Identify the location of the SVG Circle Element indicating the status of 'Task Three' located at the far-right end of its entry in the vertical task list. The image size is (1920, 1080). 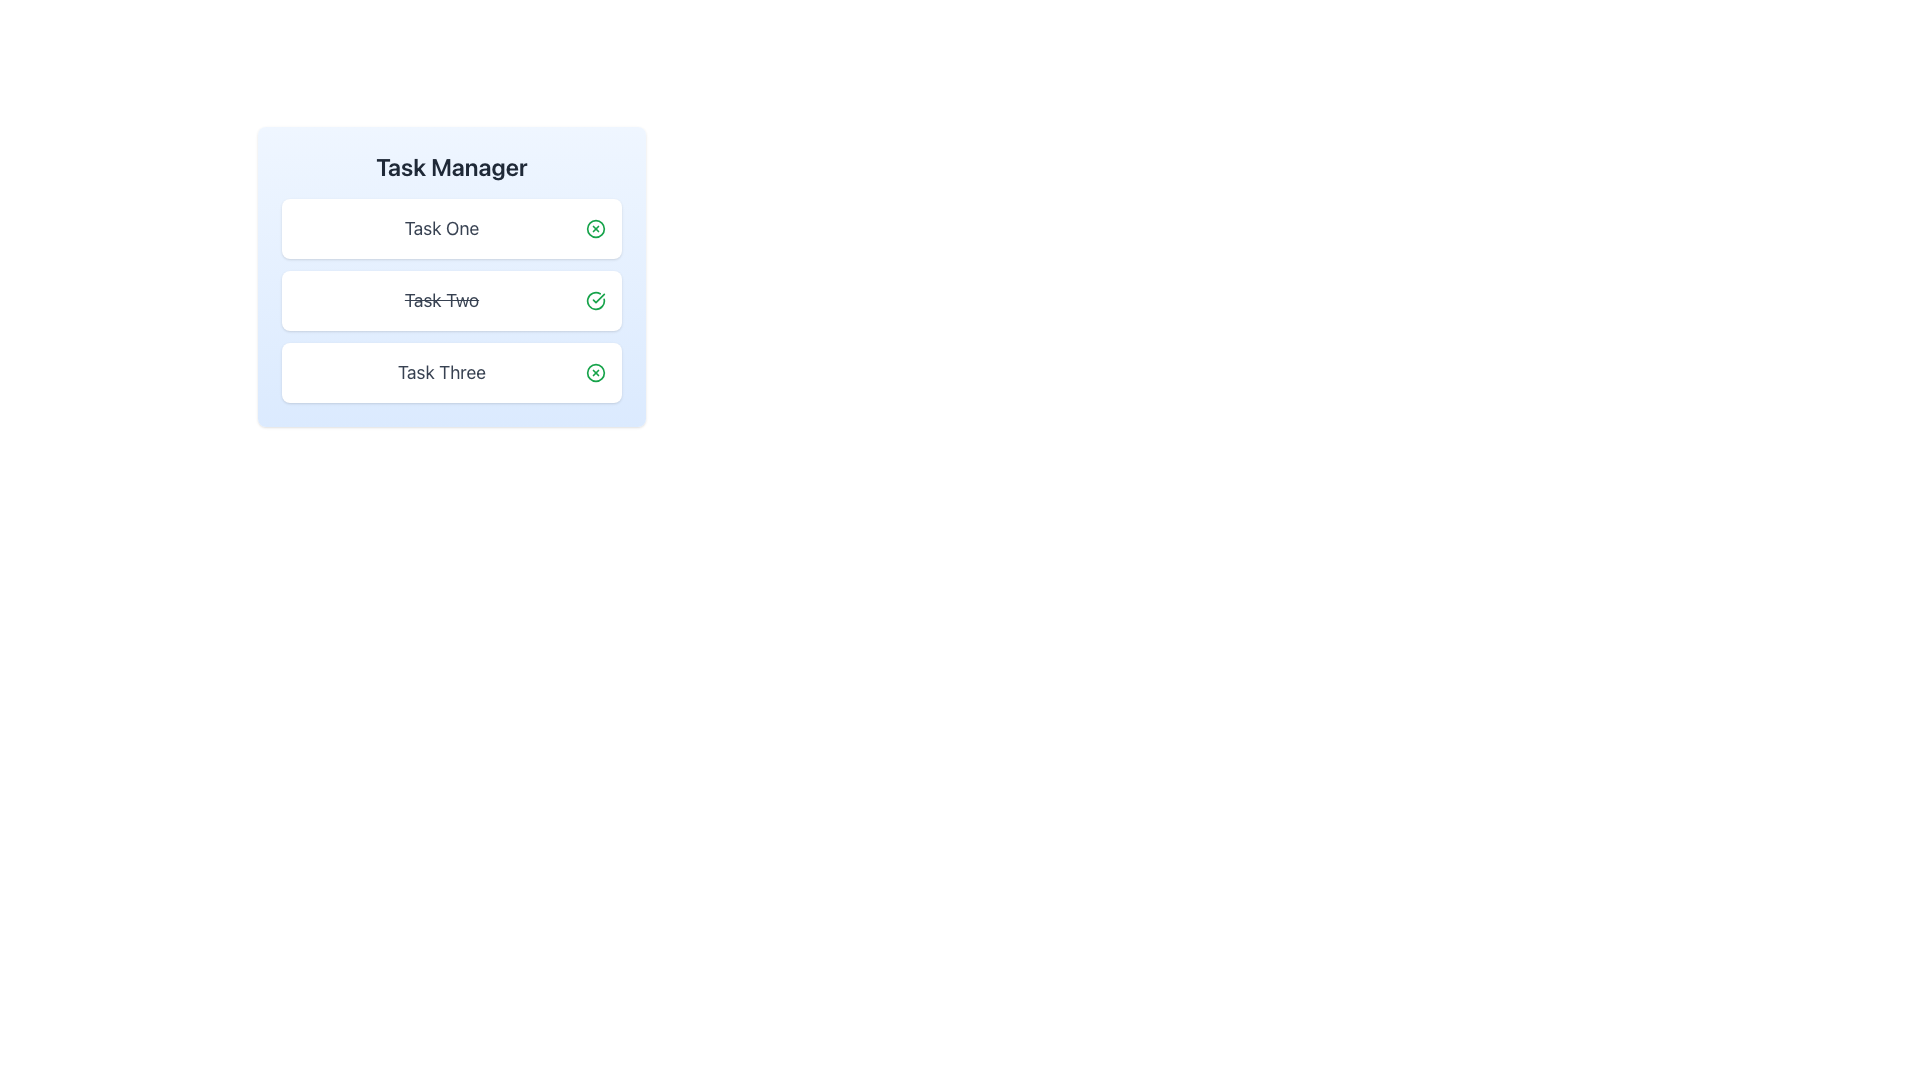
(594, 373).